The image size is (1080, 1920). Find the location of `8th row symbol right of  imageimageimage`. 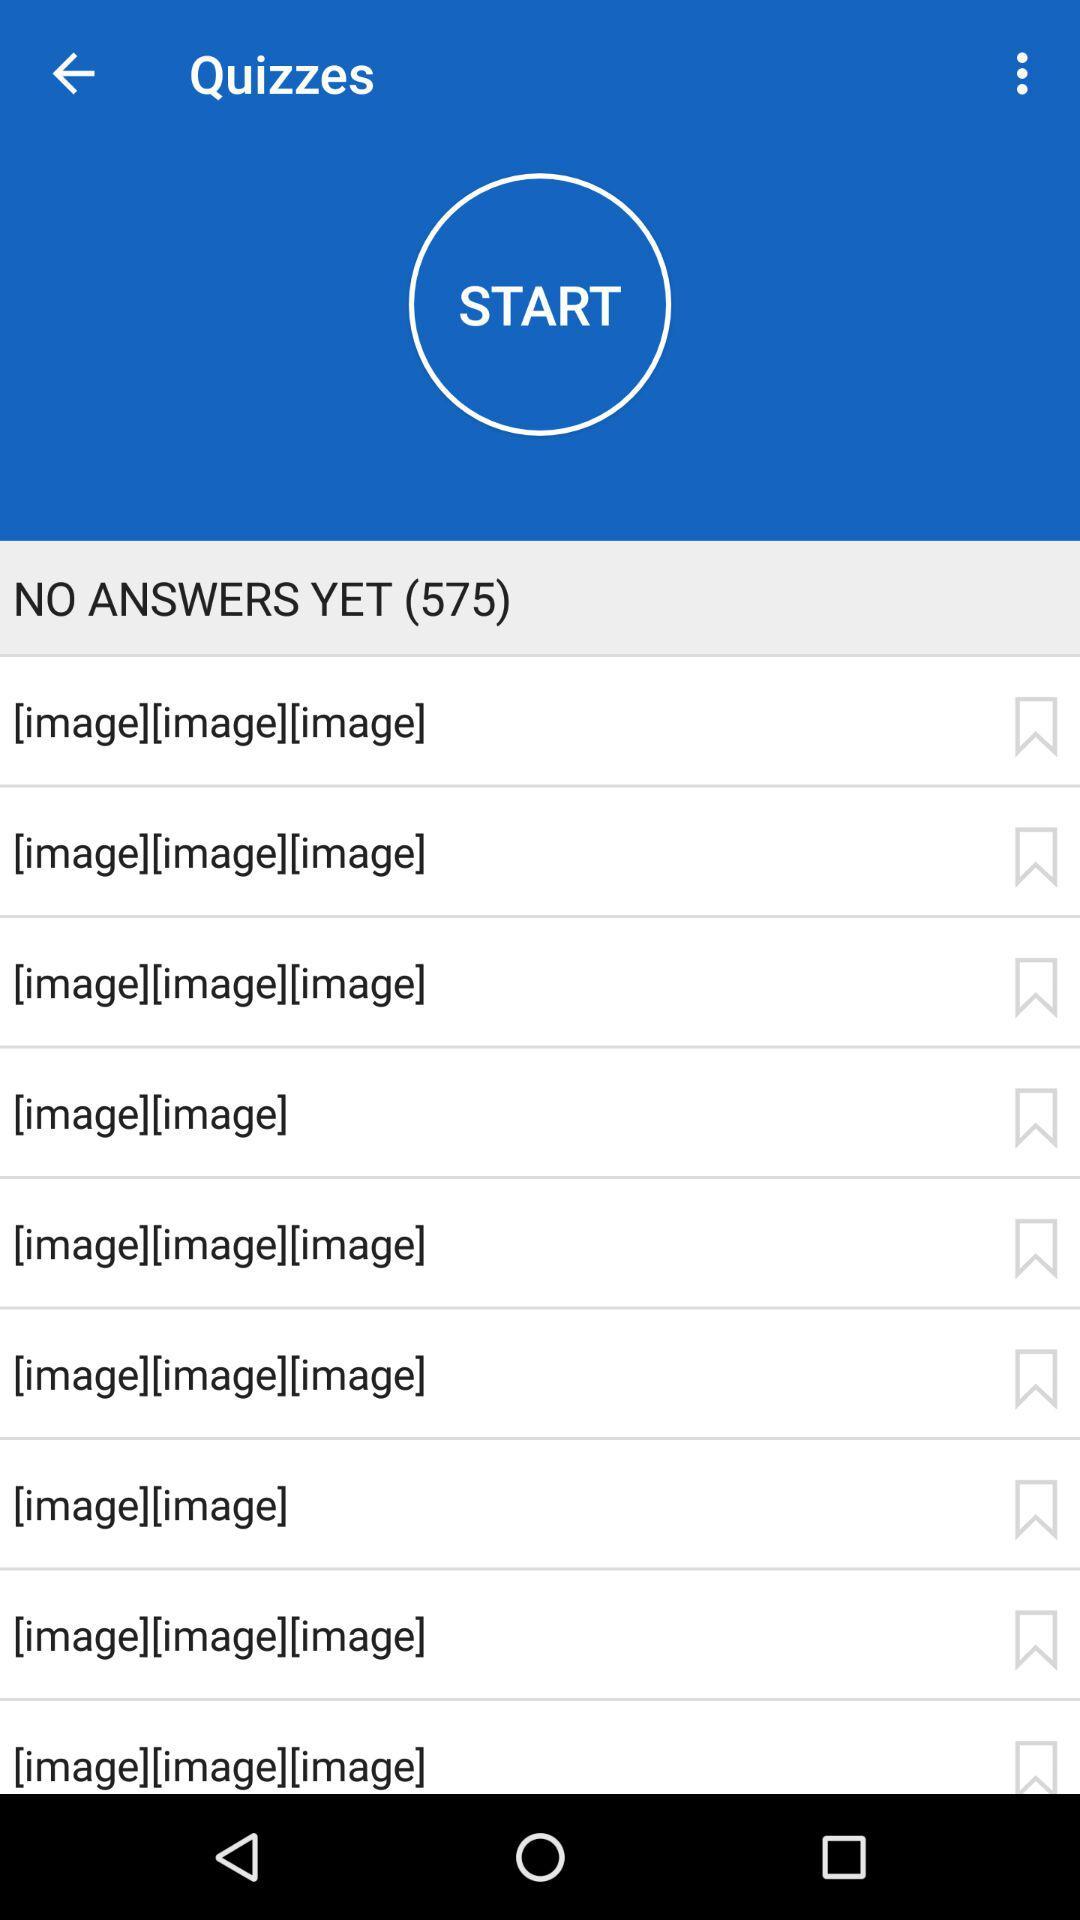

8th row symbol right of  imageimageimage is located at coordinates (1035, 1641).